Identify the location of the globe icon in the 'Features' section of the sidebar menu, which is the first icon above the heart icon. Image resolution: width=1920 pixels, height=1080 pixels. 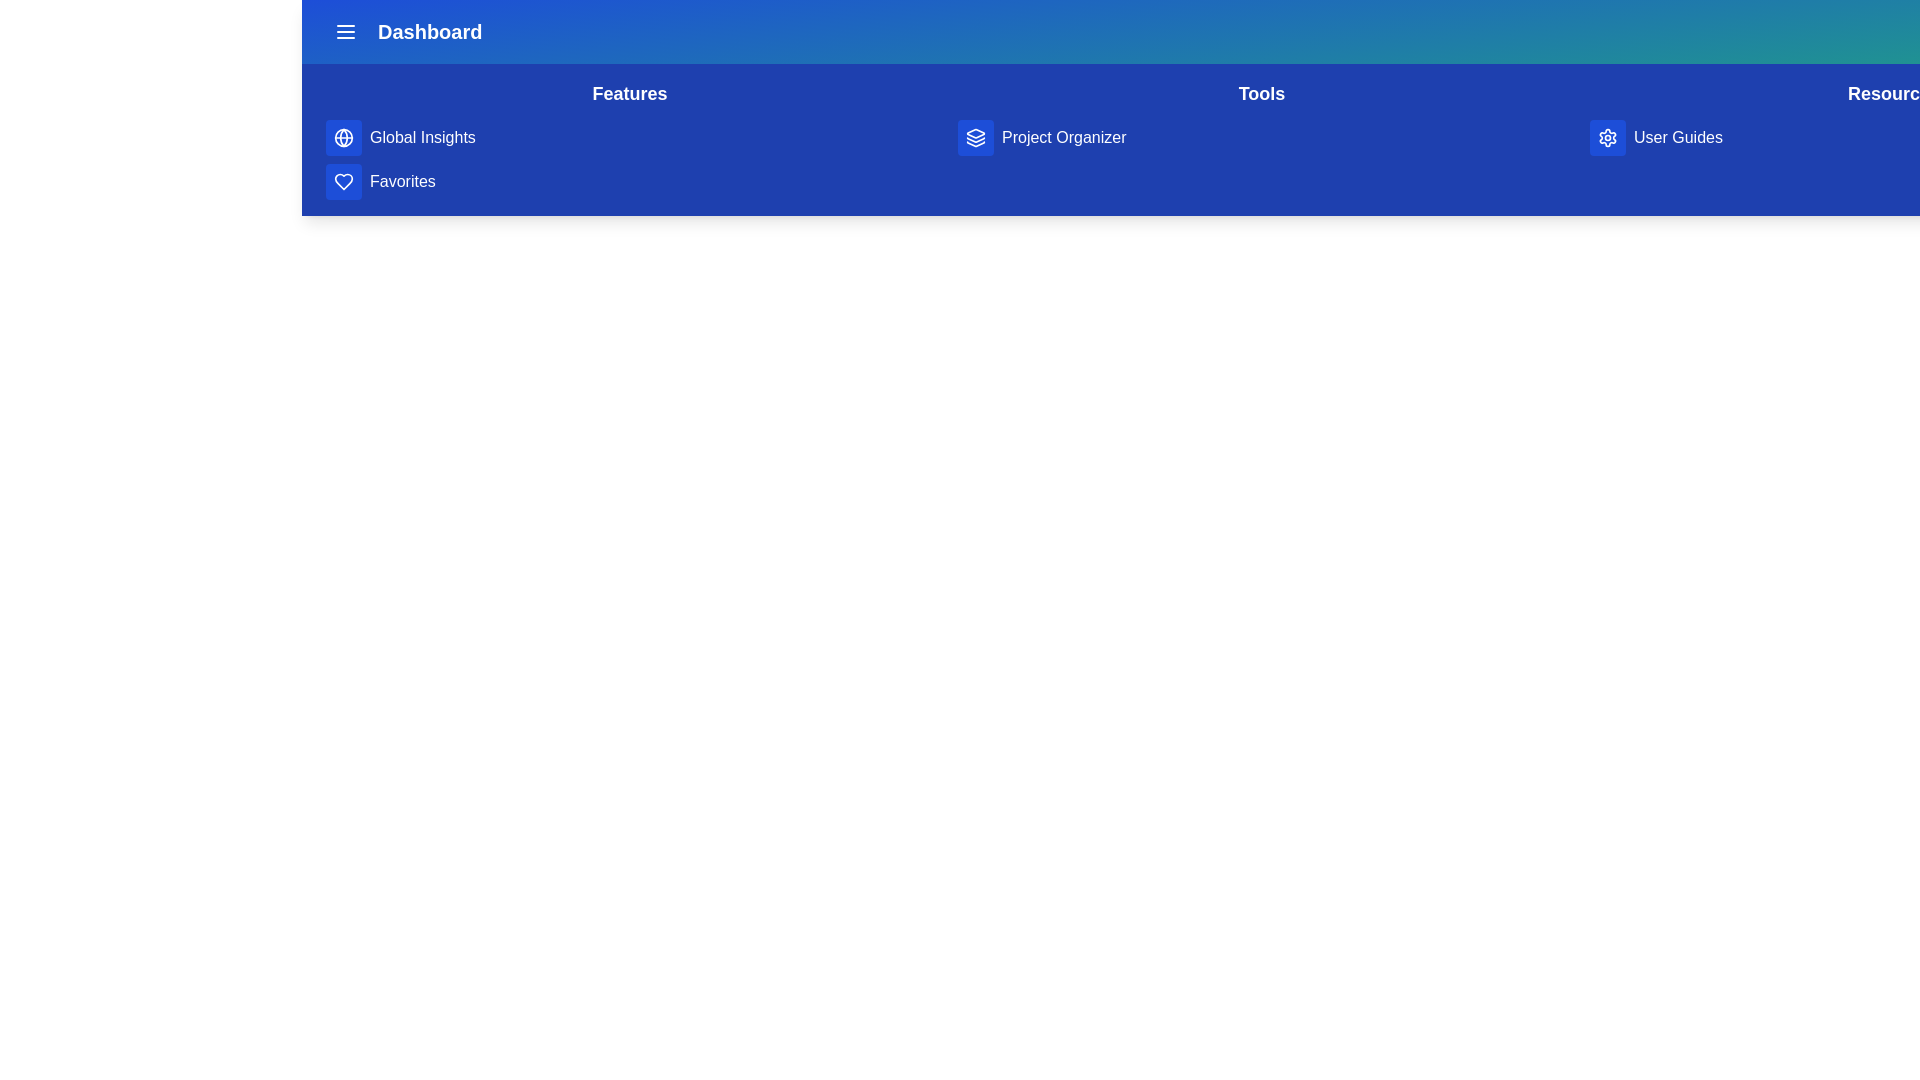
(344, 137).